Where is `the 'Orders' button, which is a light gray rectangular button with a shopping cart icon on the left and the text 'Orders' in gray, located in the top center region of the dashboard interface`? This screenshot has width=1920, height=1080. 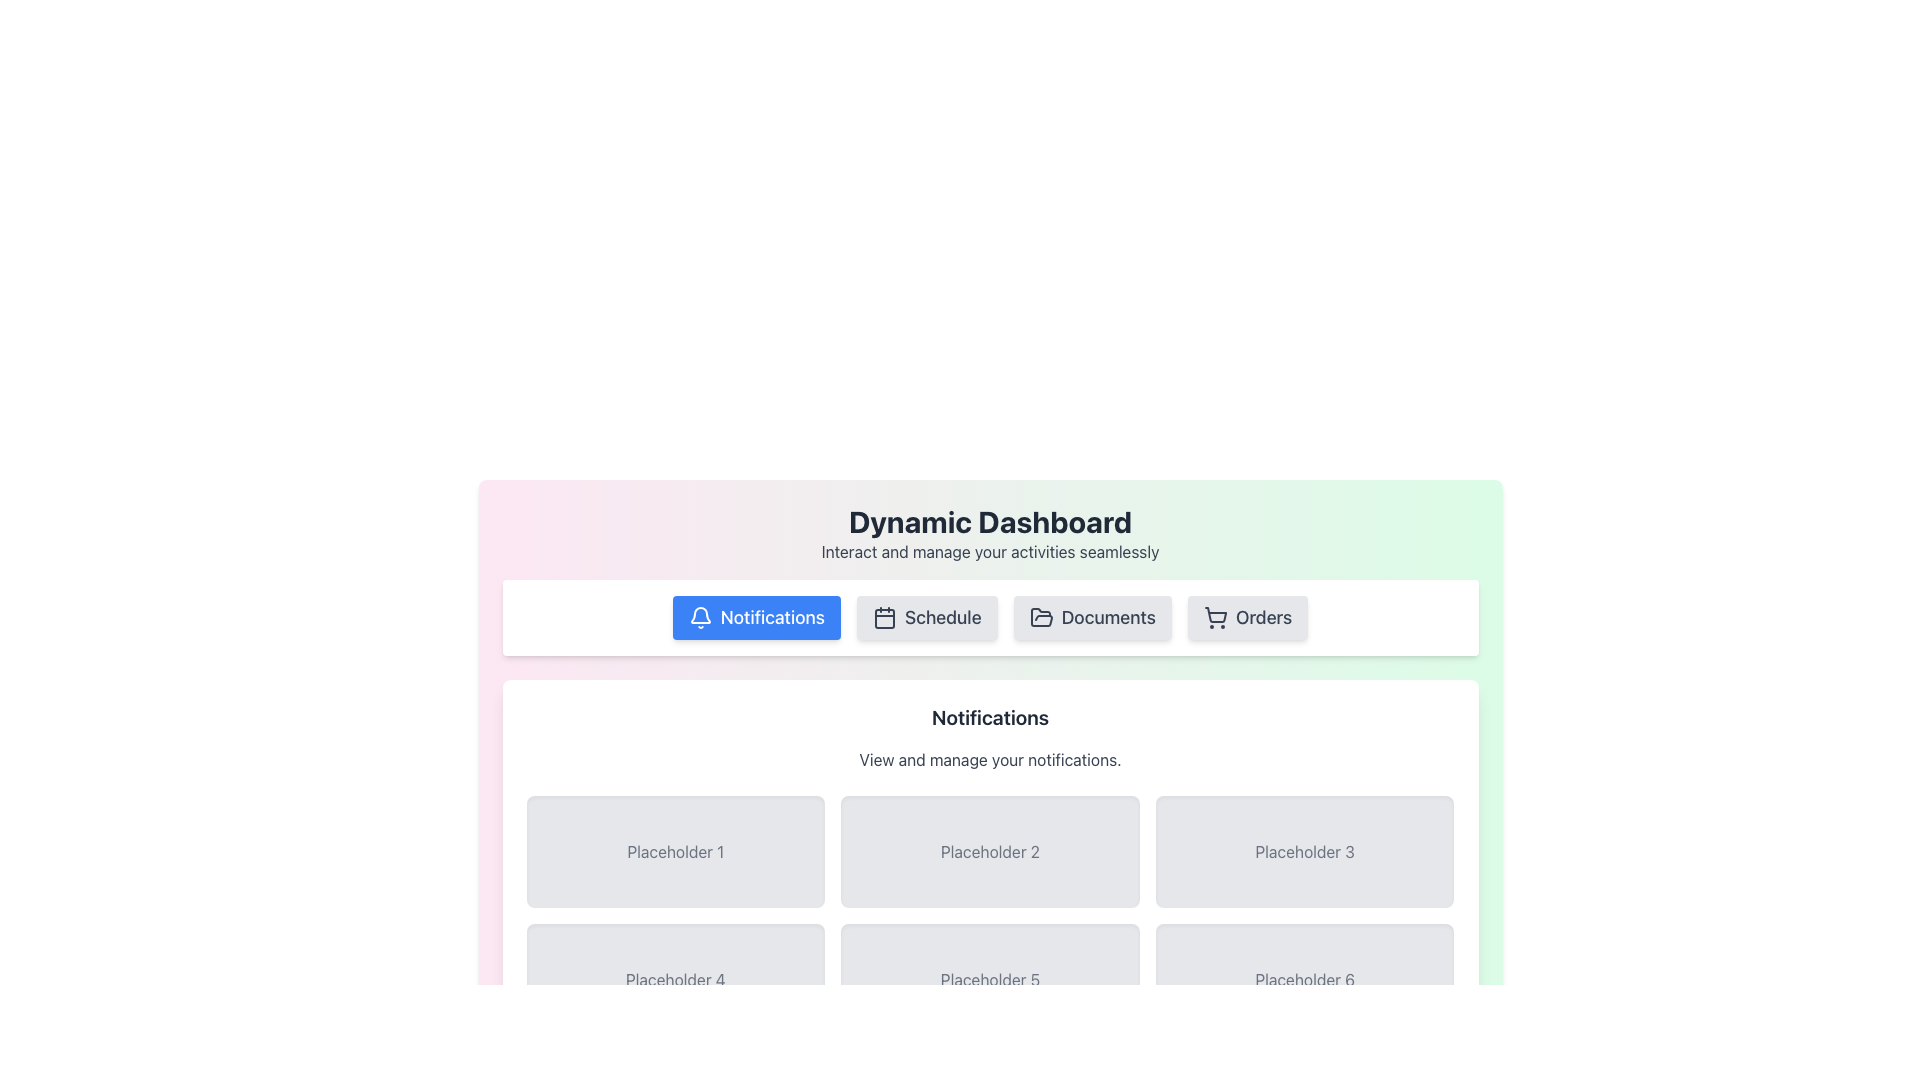 the 'Orders' button, which is a light gray rectangular button with a shopping cart icon on the left and the text 'Orders' in gray, located in the top center region of the dashboard interface is located at coordinates (1247, 616).